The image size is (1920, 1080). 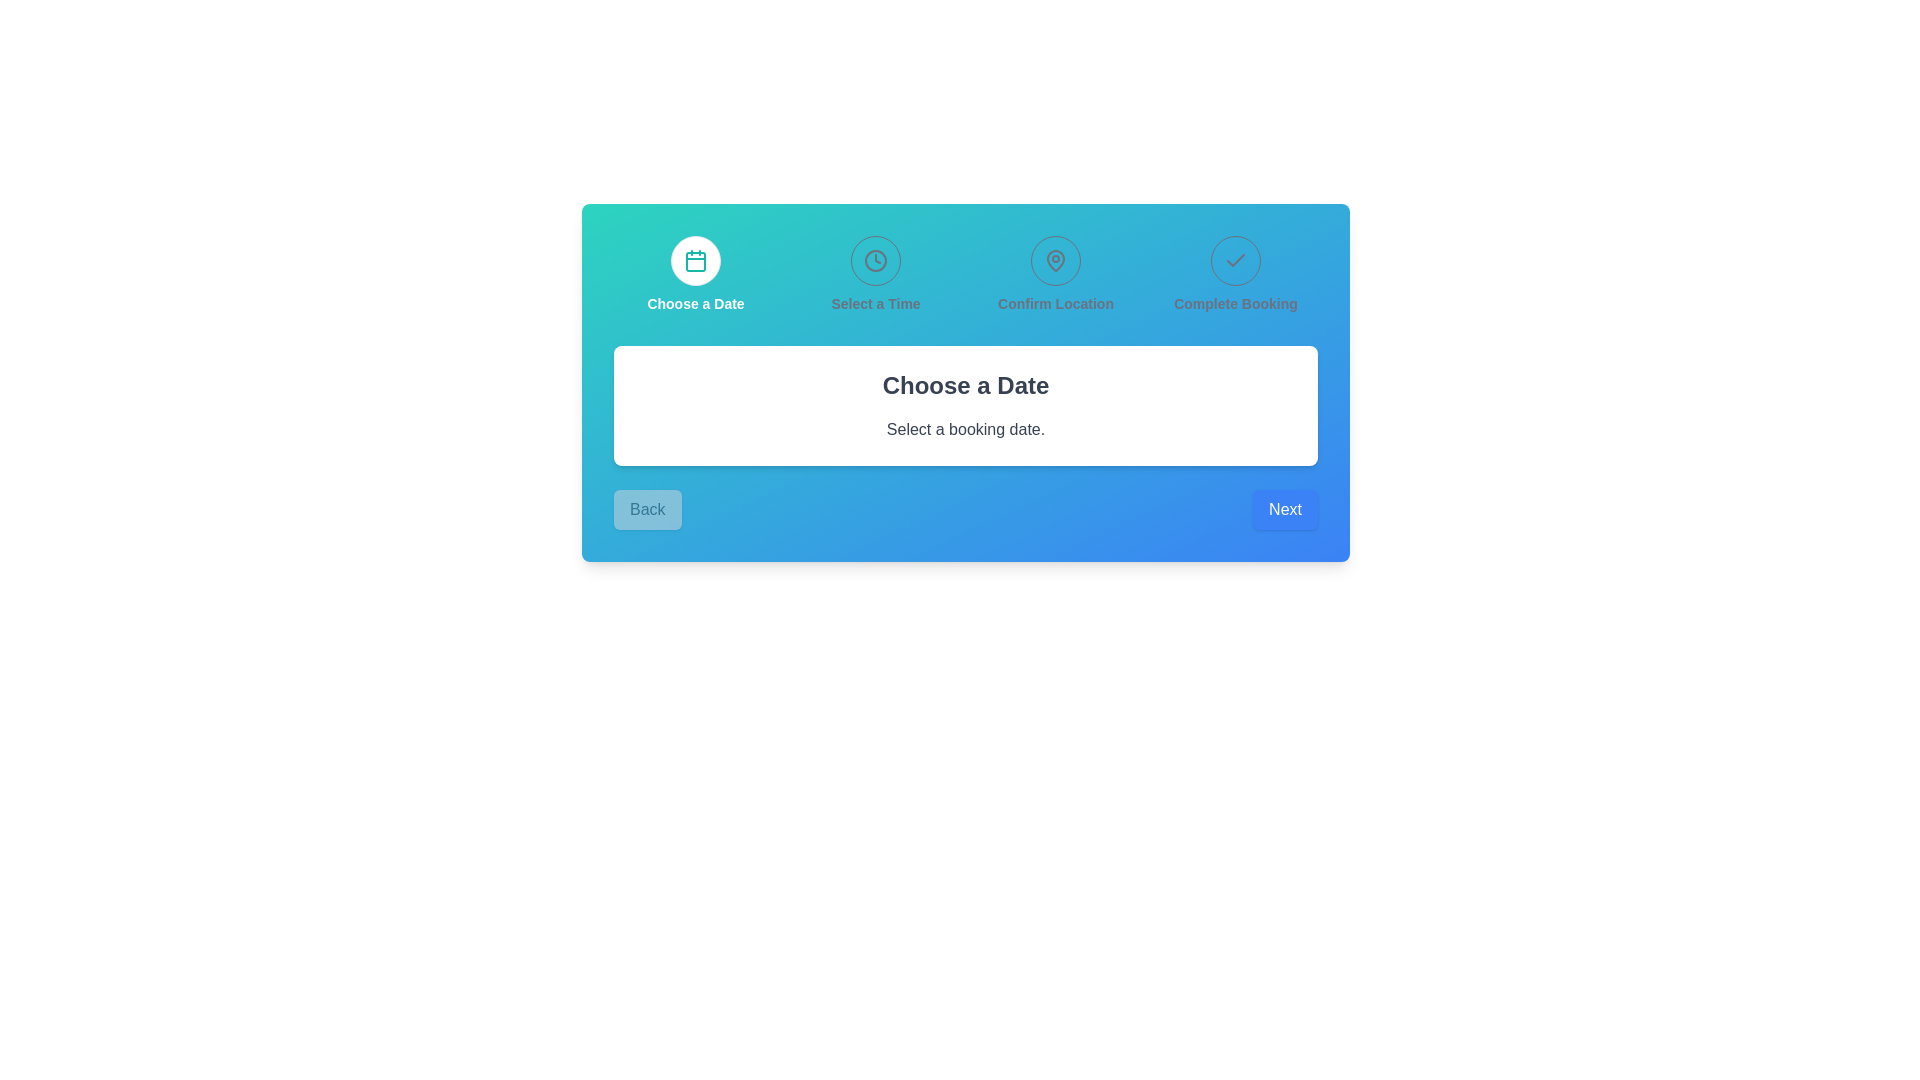 I want to click on the SVG Rectangle that visually represents a day or date section within the calendar icon located in the 'Choose a Date' navigation step, so click(x=696, y=261).